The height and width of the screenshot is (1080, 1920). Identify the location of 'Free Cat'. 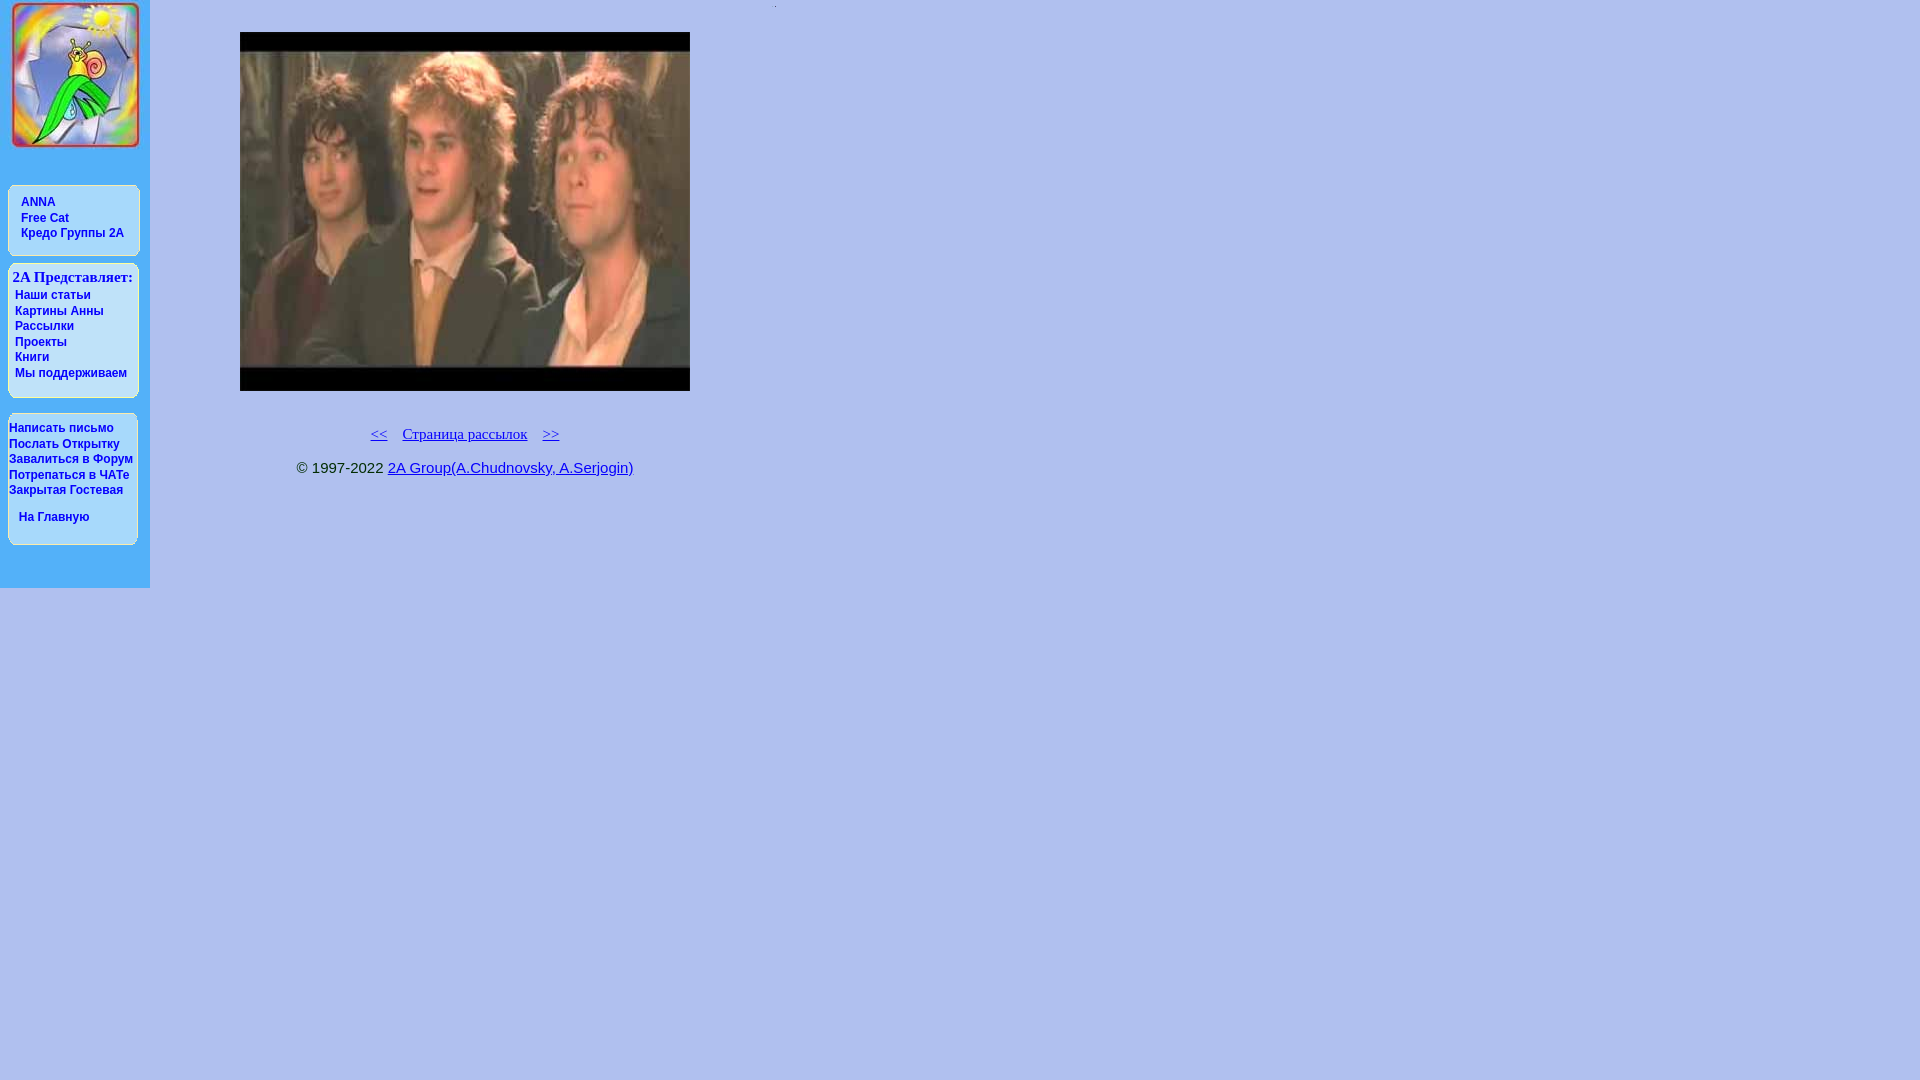
(20, 218).